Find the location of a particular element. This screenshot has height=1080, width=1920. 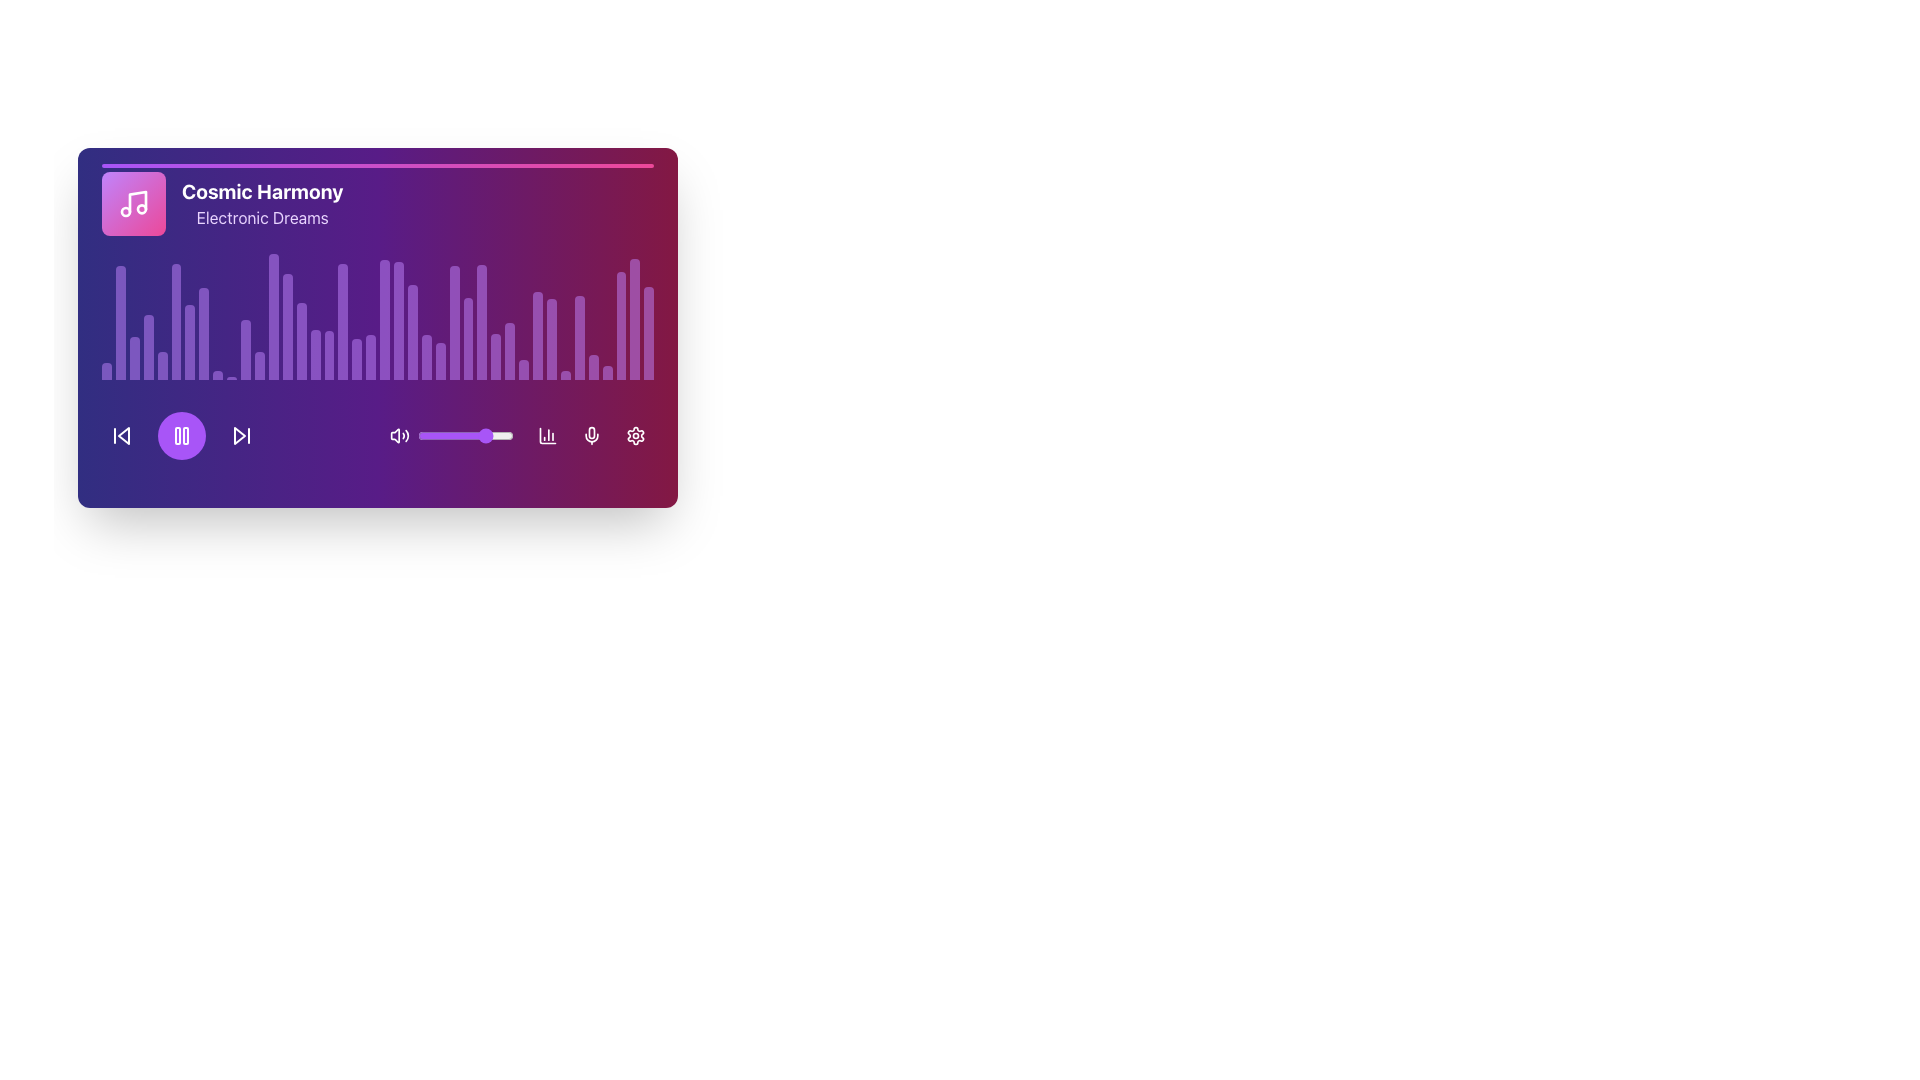

the 22nd vertical bar in the bar chart is located at coordinates (398, 320).